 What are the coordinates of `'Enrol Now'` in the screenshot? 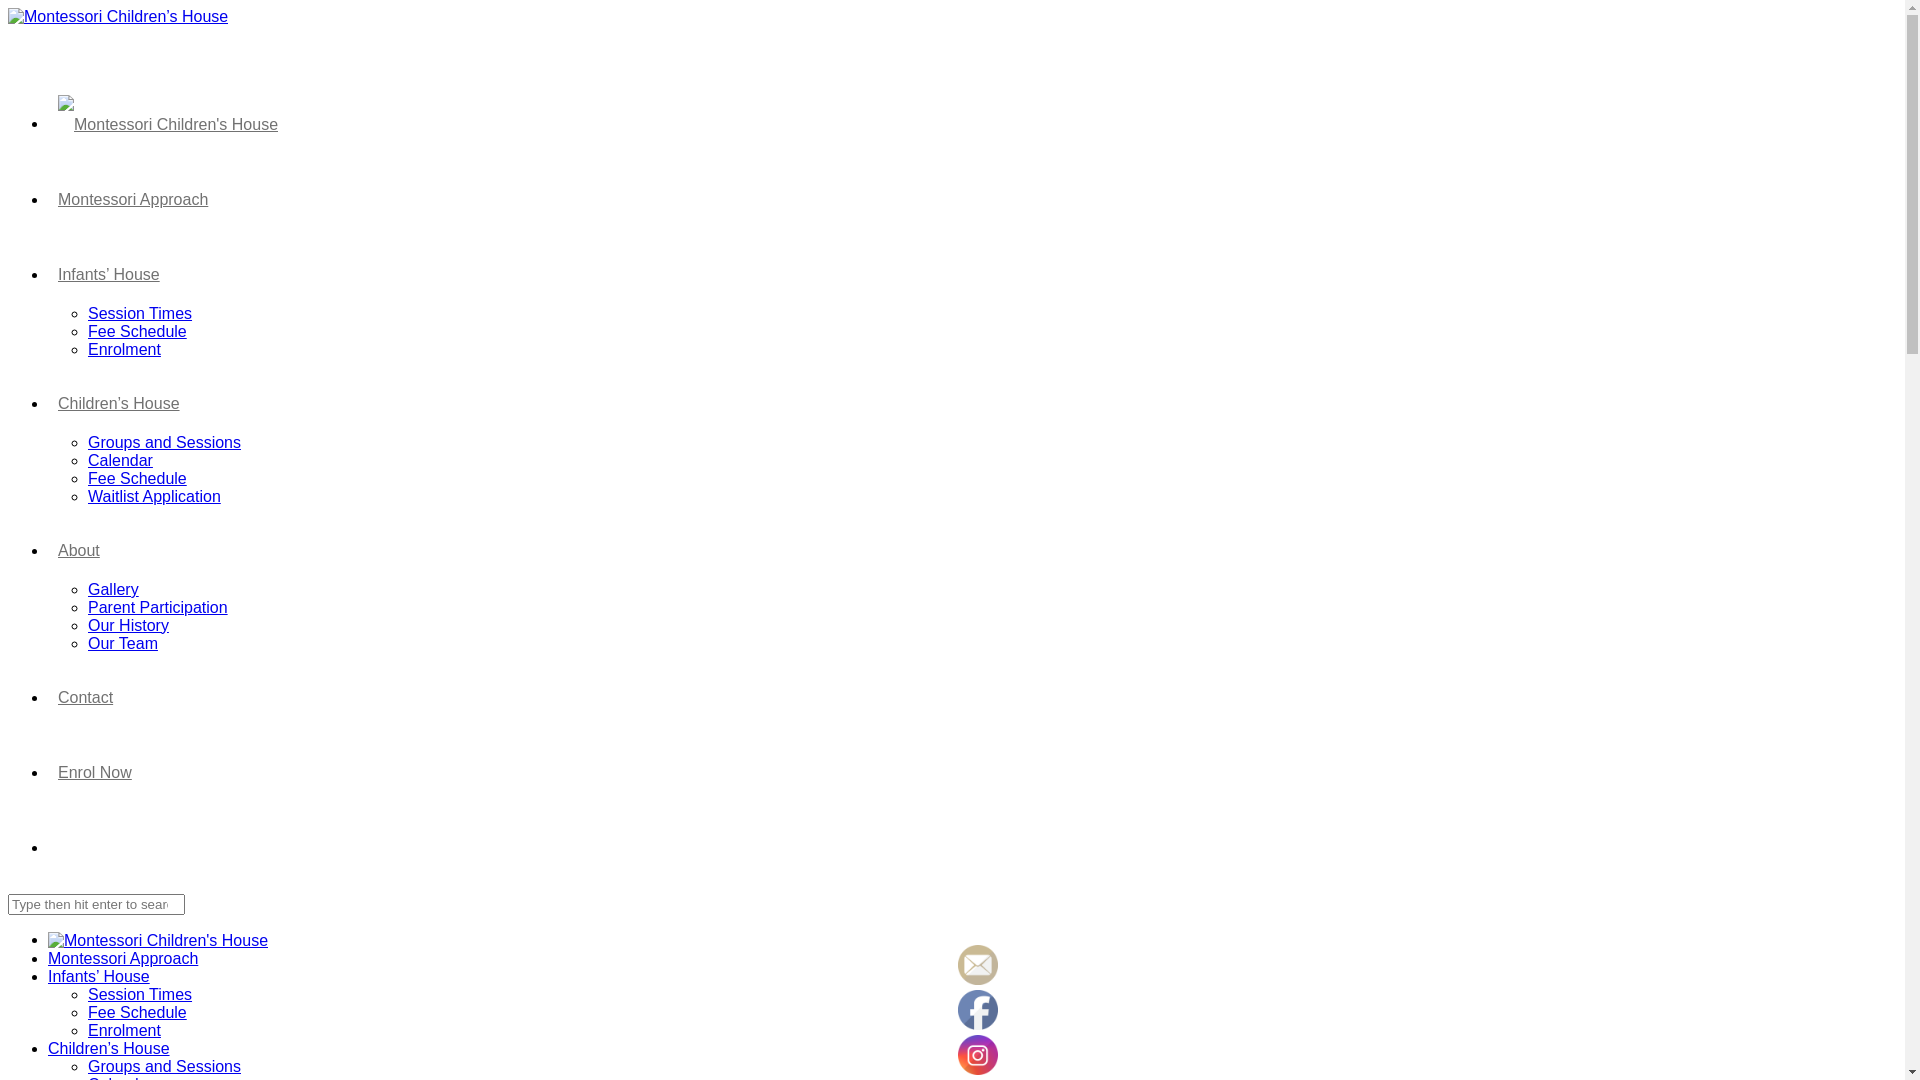 It's located at (94, 769).